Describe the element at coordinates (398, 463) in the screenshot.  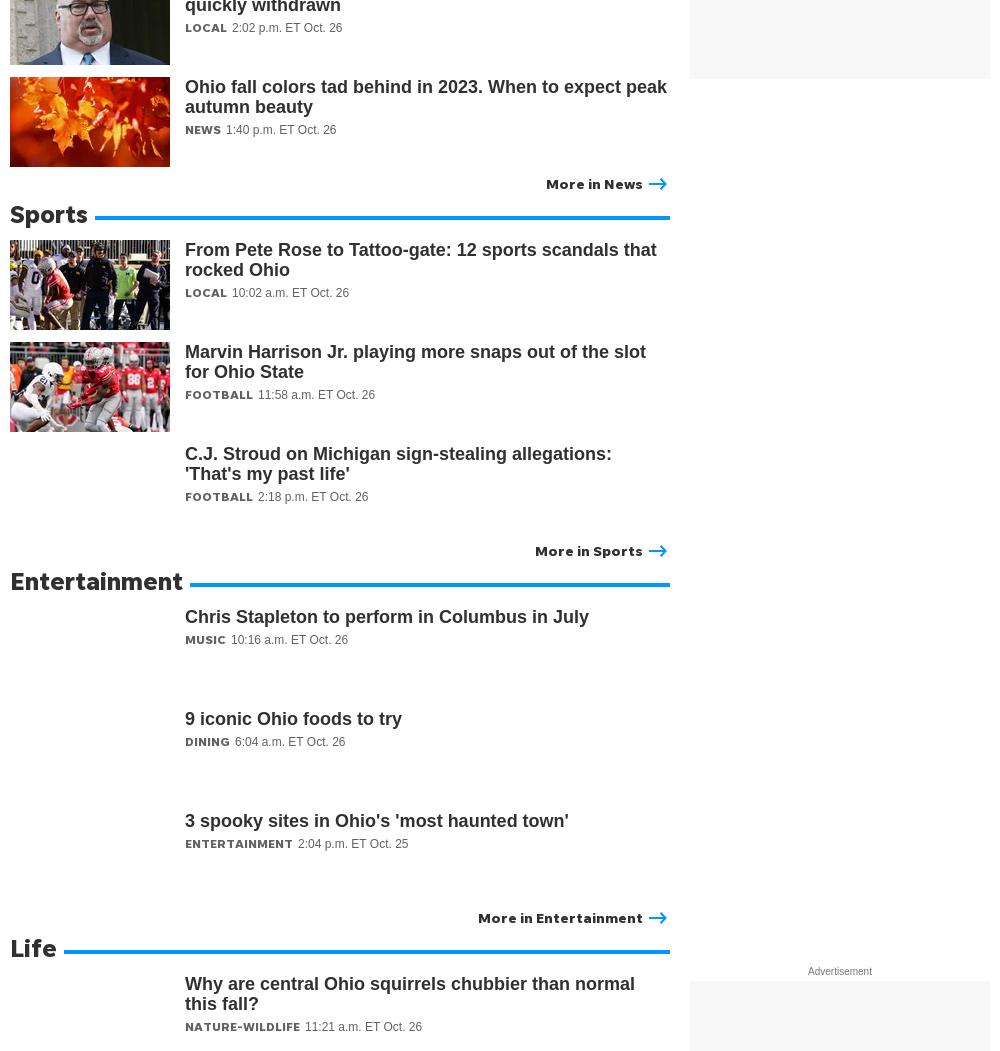
I see `'C.J. Stroud on Michigan sign-stealing allegations: 'That's my past life''` at that location.